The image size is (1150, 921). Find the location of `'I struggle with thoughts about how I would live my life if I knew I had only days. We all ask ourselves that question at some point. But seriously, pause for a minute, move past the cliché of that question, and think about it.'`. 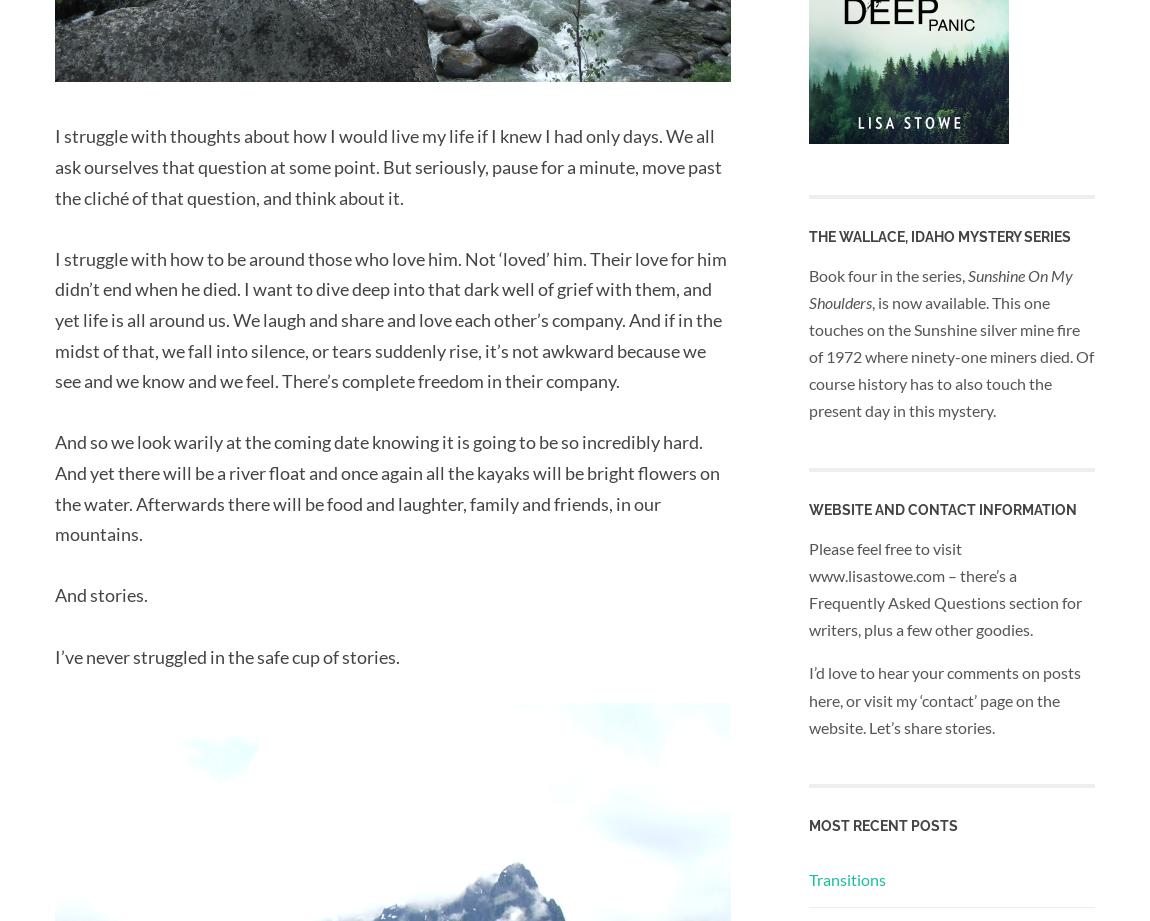

'I struggle with thoughts about how I would live my life if I knew I had only days. We all ask ourselves that question at some point. But seriously, pause for a minute, move past the cliché of that question, and think about it.' is located at coordinates (53, 165).